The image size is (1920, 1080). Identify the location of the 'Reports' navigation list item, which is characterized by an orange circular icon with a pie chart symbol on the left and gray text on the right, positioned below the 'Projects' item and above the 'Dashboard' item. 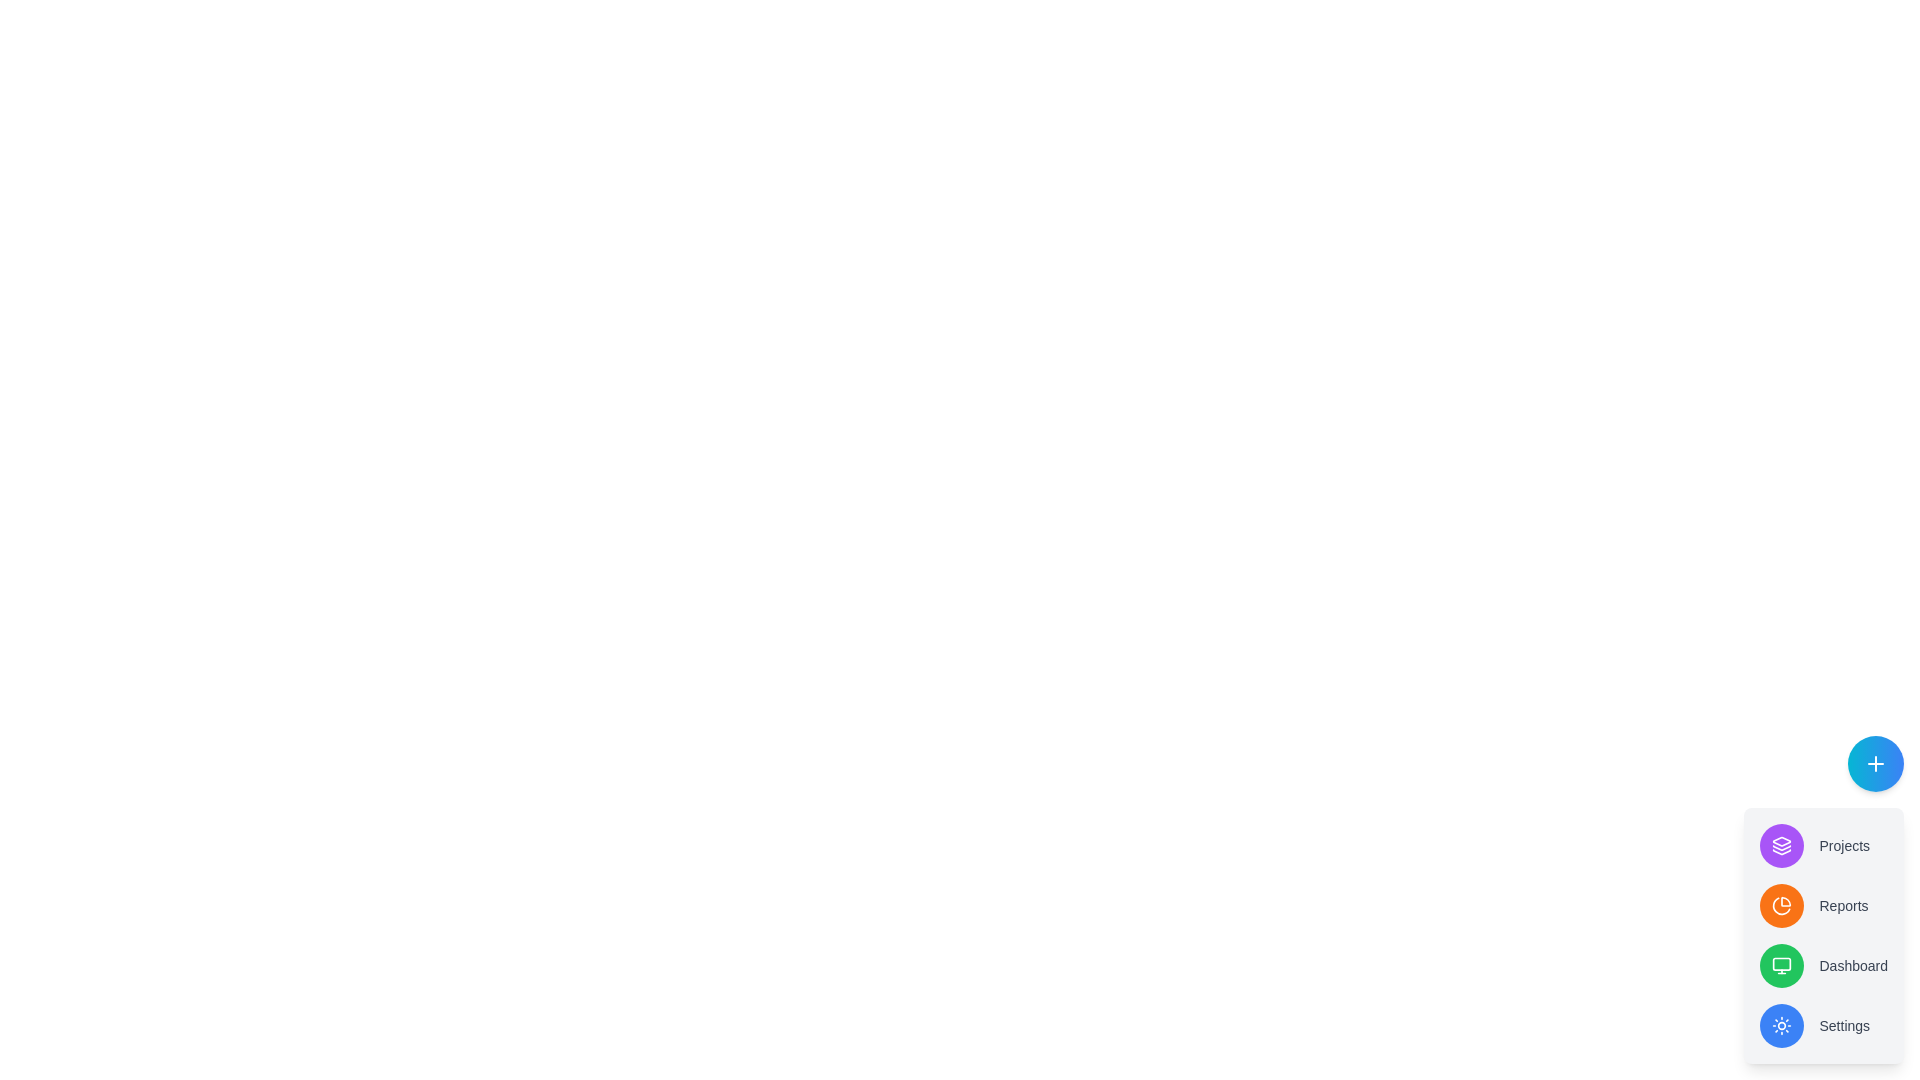
(1823, 906).